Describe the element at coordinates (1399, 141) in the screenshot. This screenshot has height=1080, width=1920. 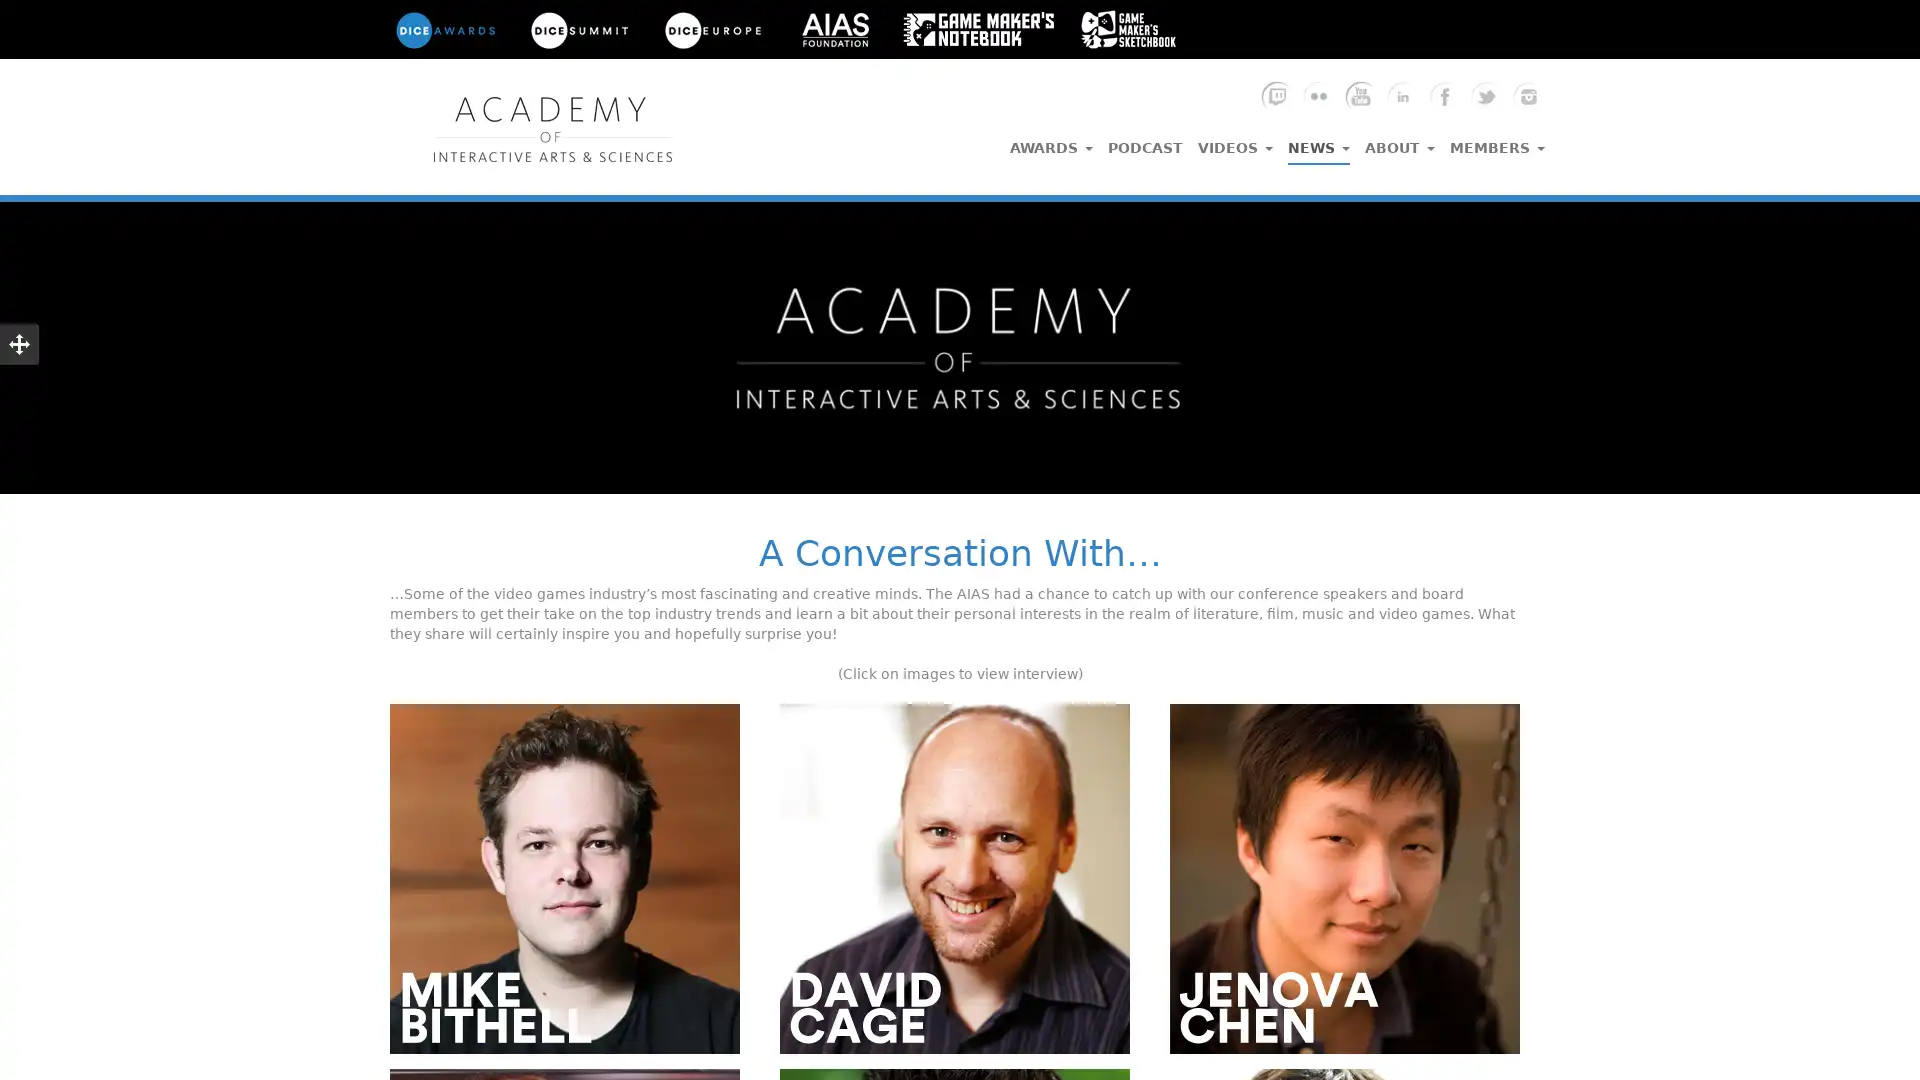
I see `ABOUT` at that location.